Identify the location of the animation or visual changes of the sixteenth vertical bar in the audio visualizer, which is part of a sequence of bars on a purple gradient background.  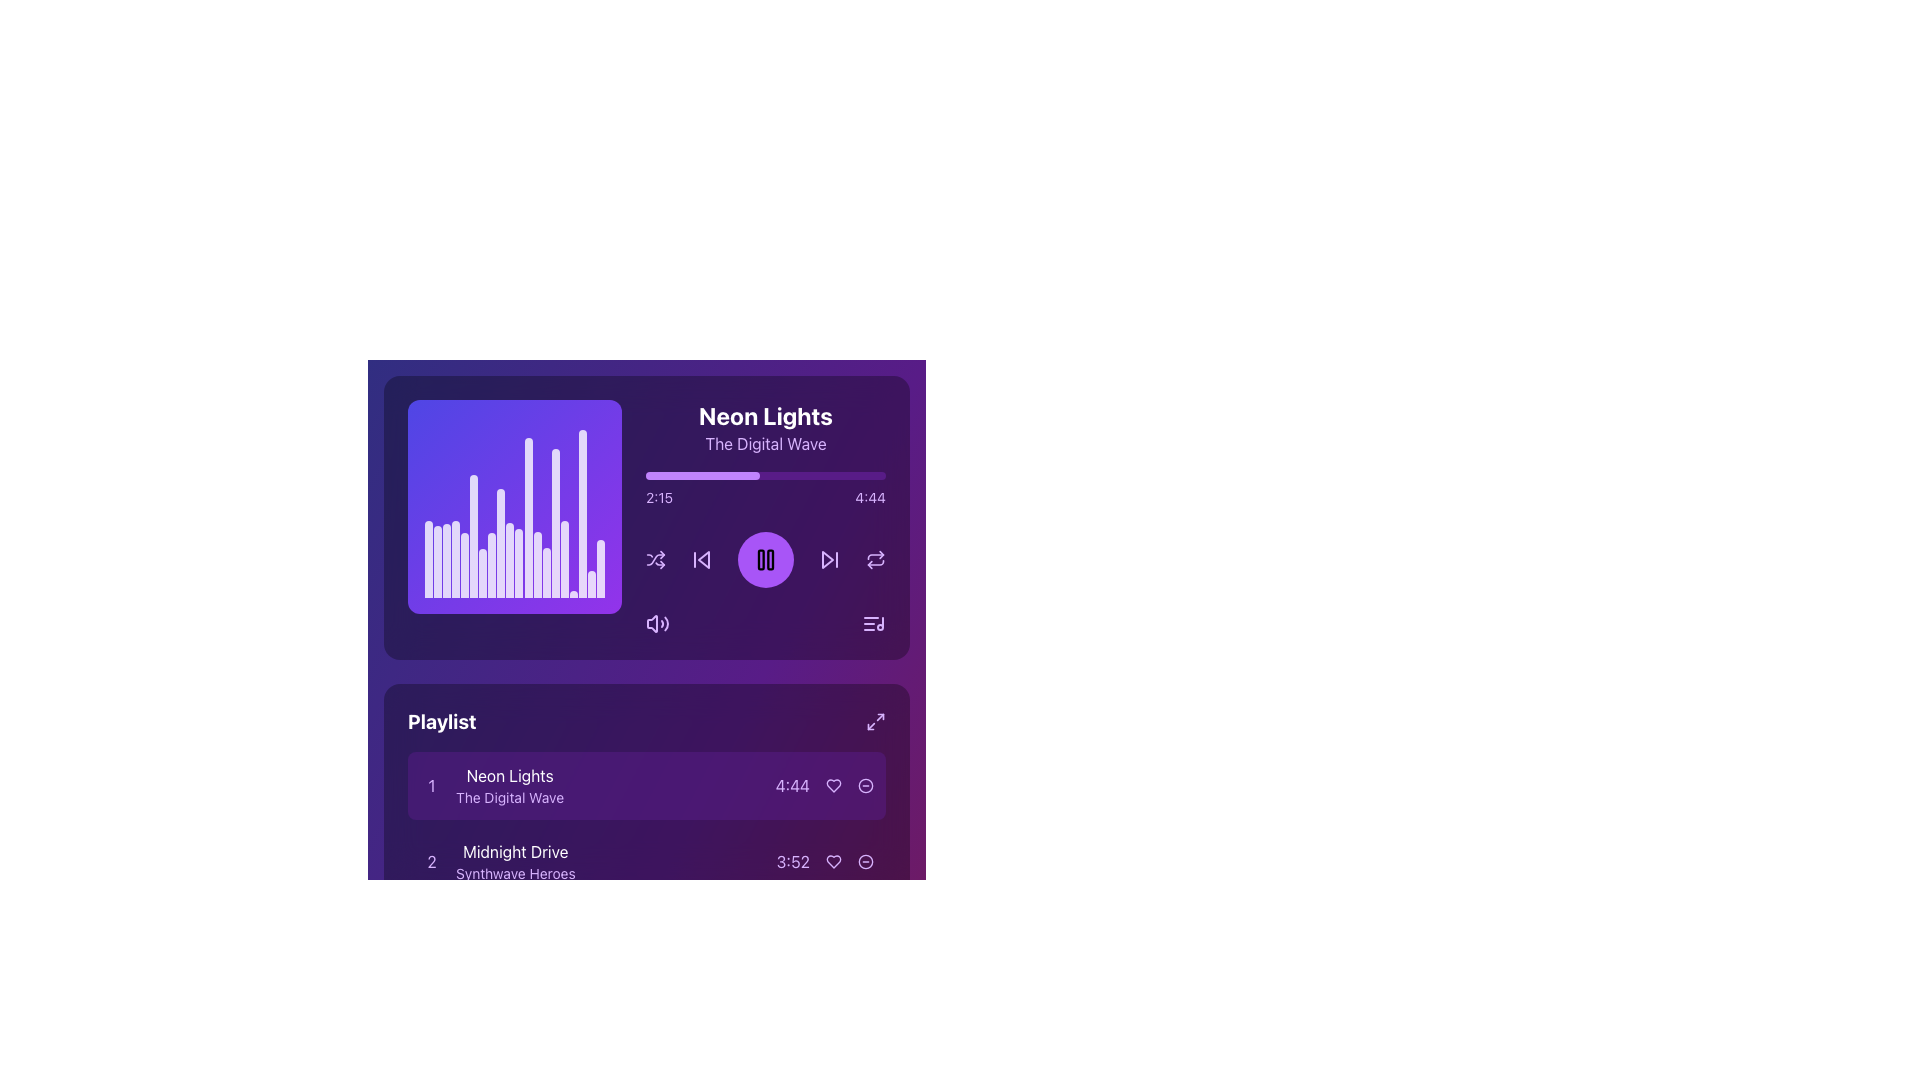
(546, 573).